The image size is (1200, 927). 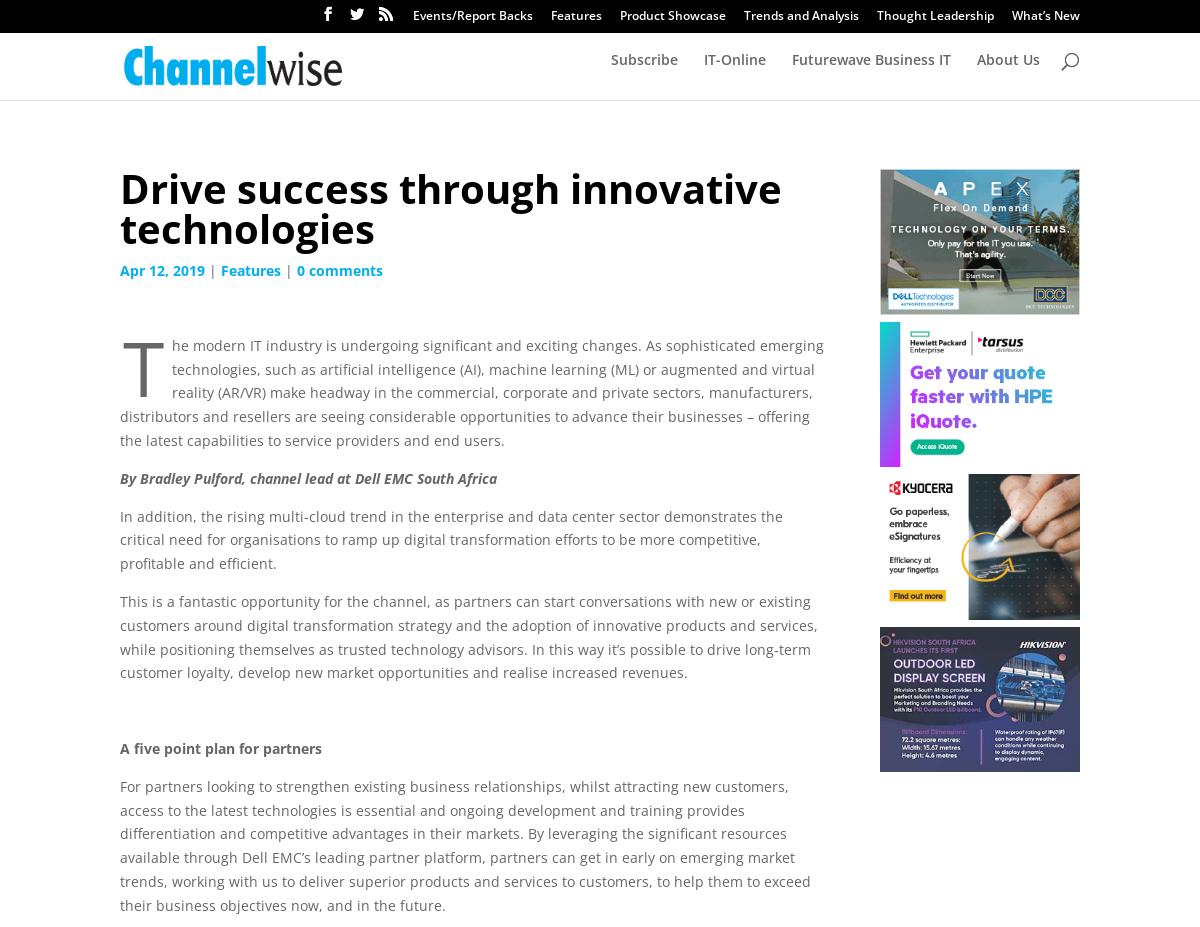 What do you see at coordinates (472, 14) in the screenshot?
I see `'Events/Report Backs'` at bounding box center [472, 14].